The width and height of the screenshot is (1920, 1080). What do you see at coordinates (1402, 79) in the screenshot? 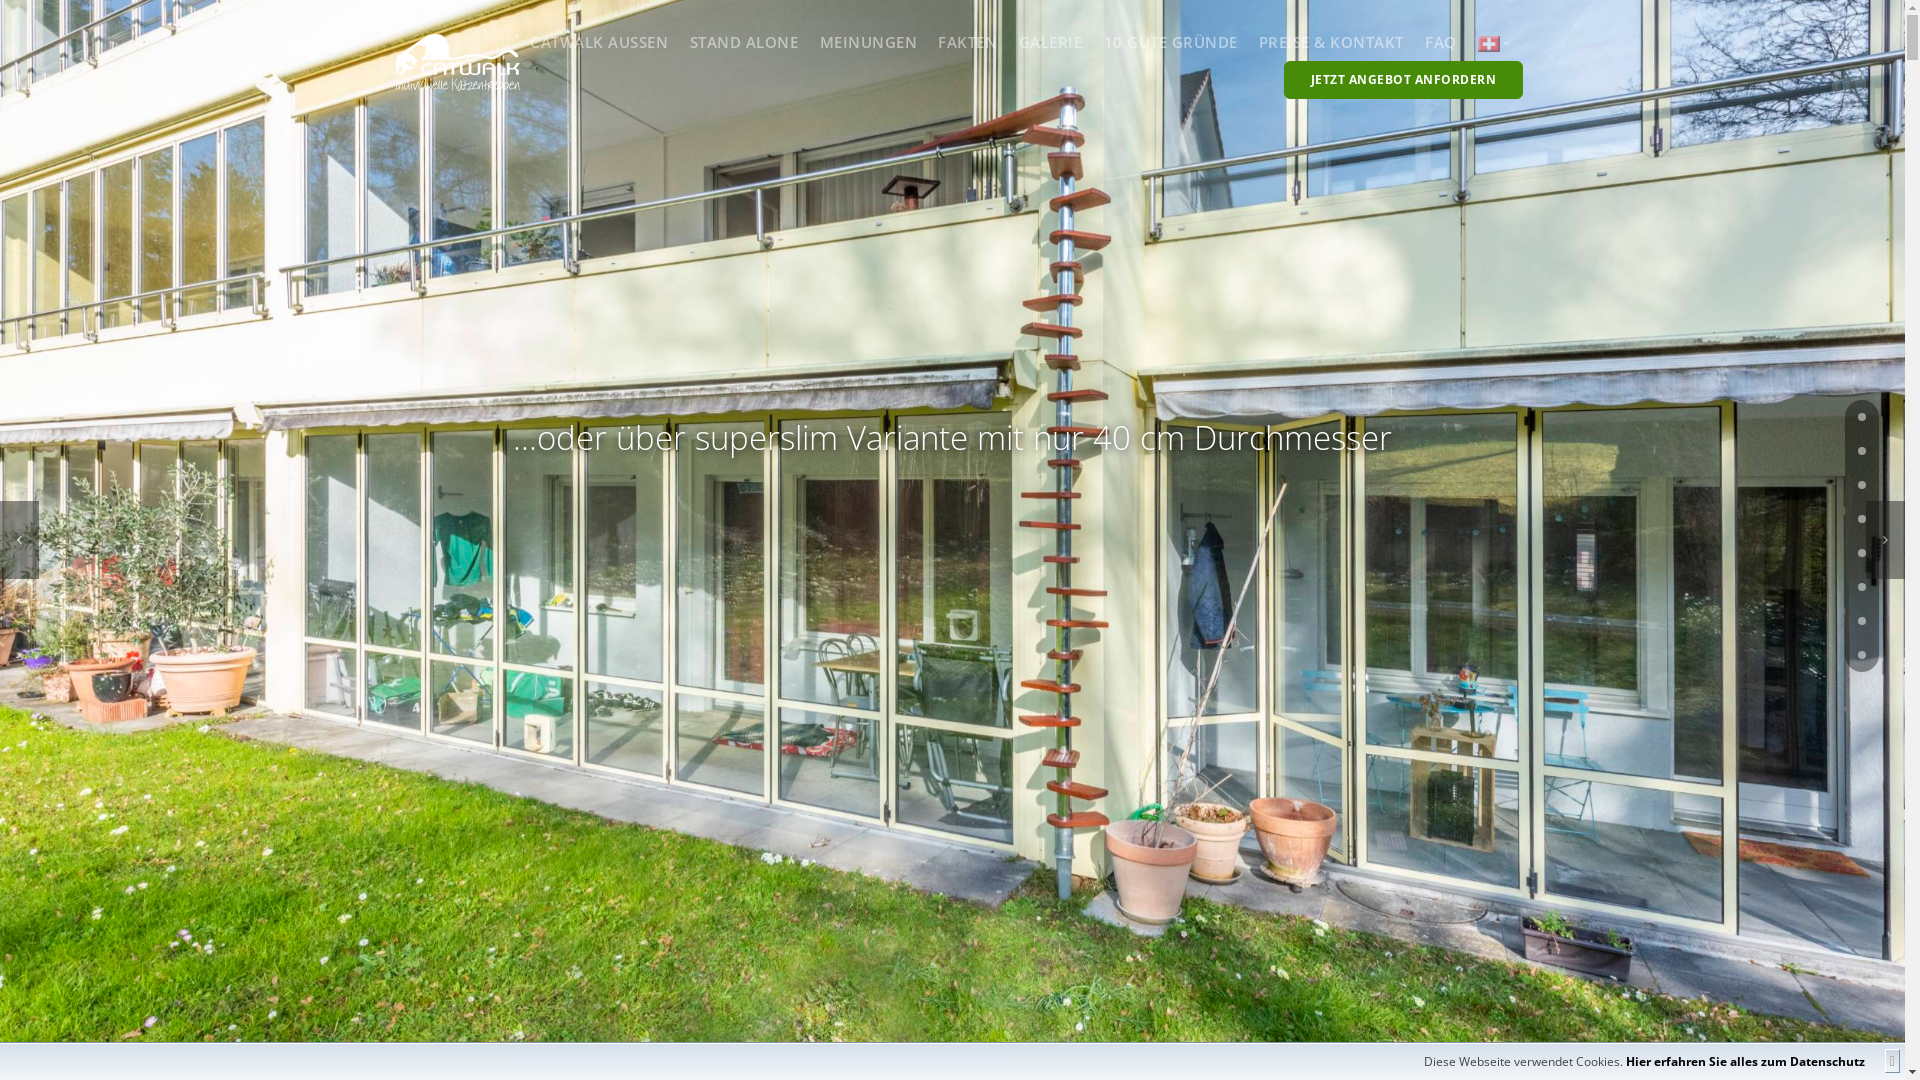
I see `'JETZT ANGEBOT ANFORDERN'` at bounding box center [1402, 79].